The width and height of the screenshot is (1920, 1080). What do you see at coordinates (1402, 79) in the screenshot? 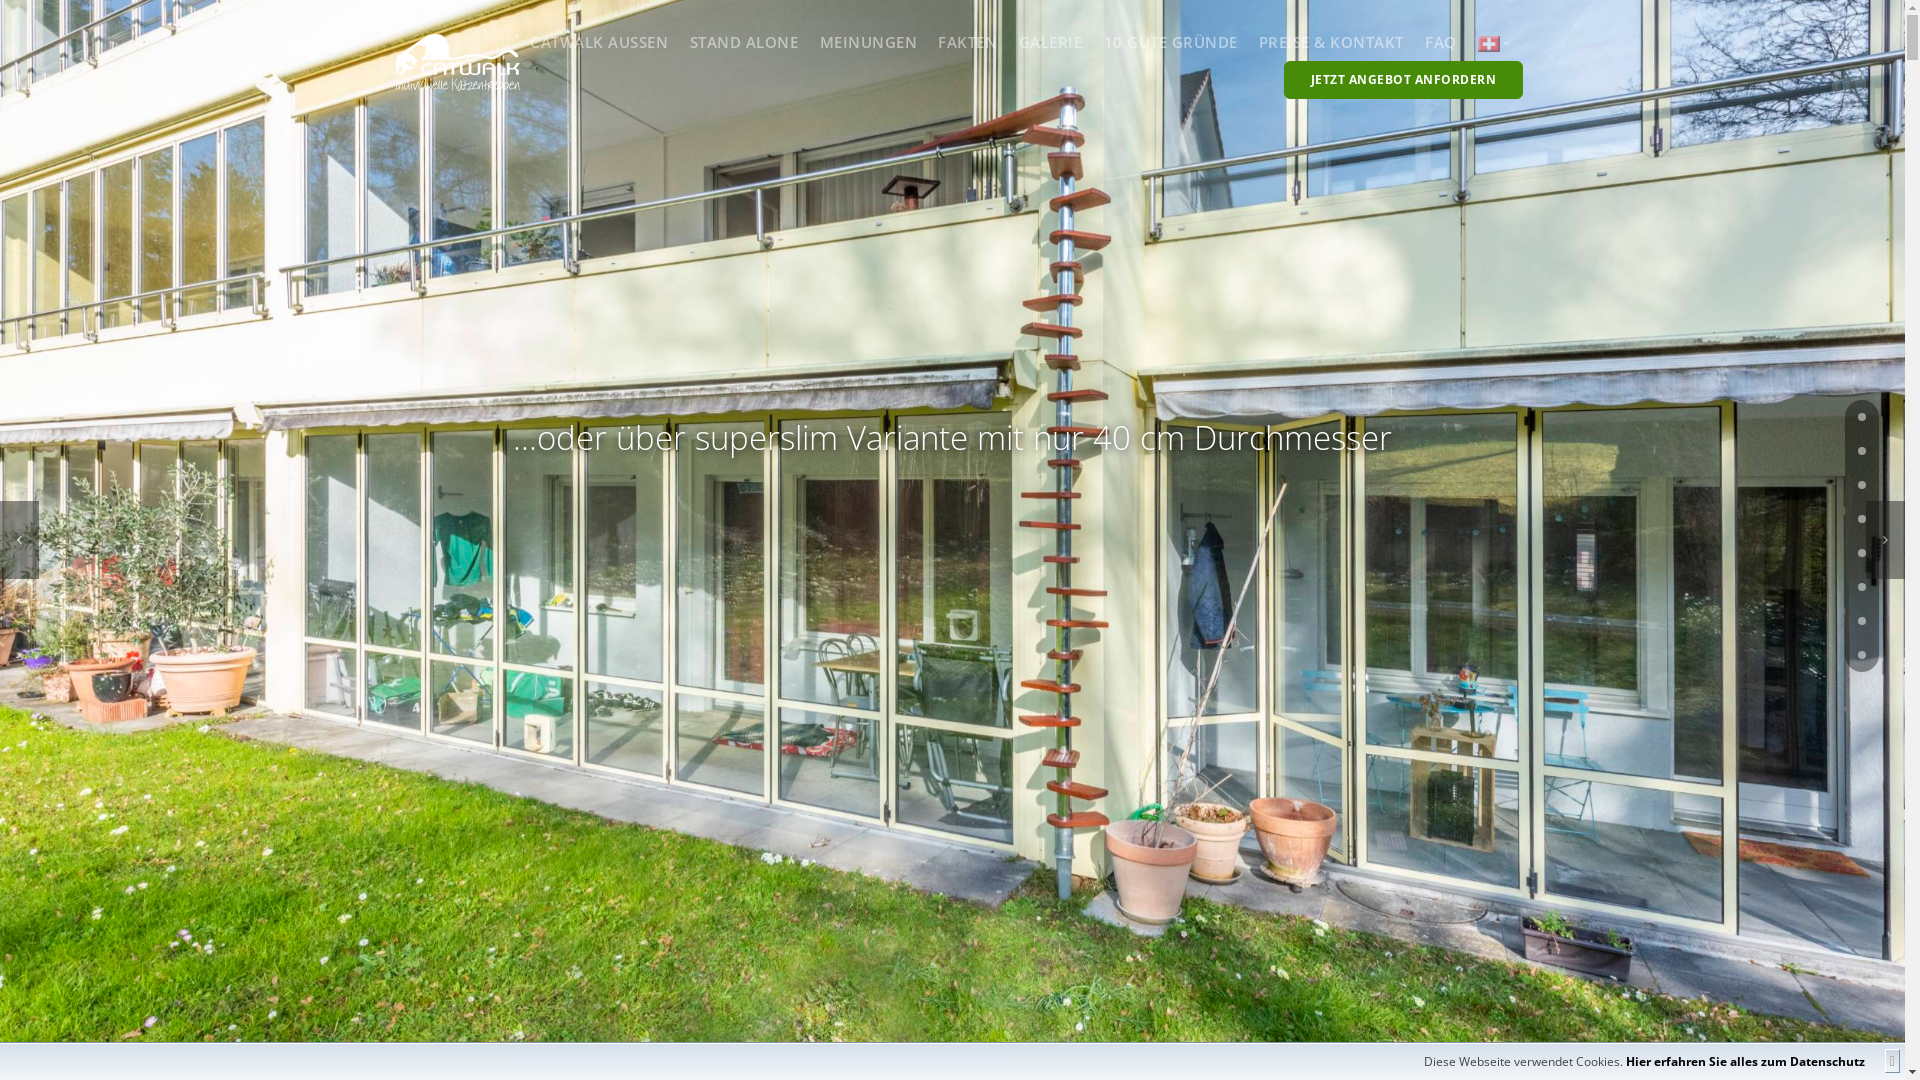
I see `'JETZT ANGEBOT ANFORDERN'` at bounding box center [1402, 79].